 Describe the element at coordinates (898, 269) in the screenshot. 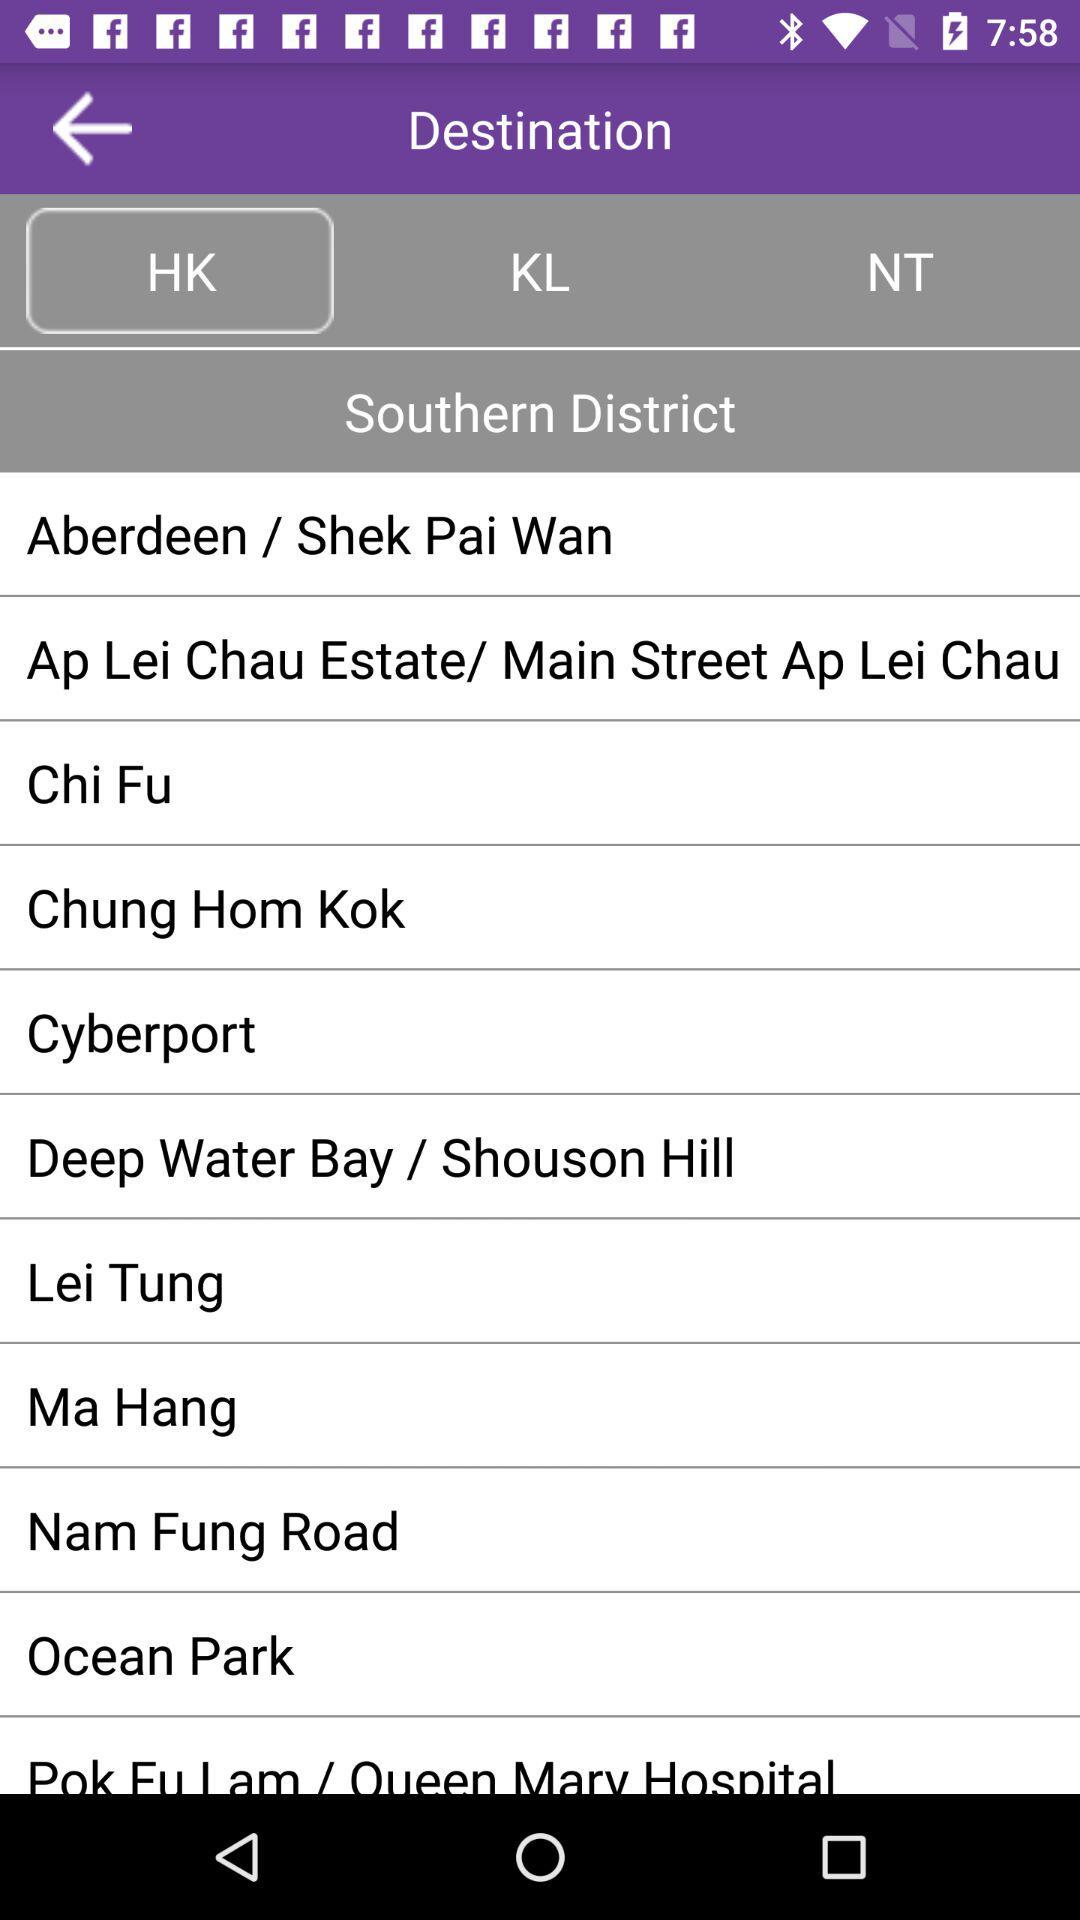

I see `the icon to the right of kl` at that location.